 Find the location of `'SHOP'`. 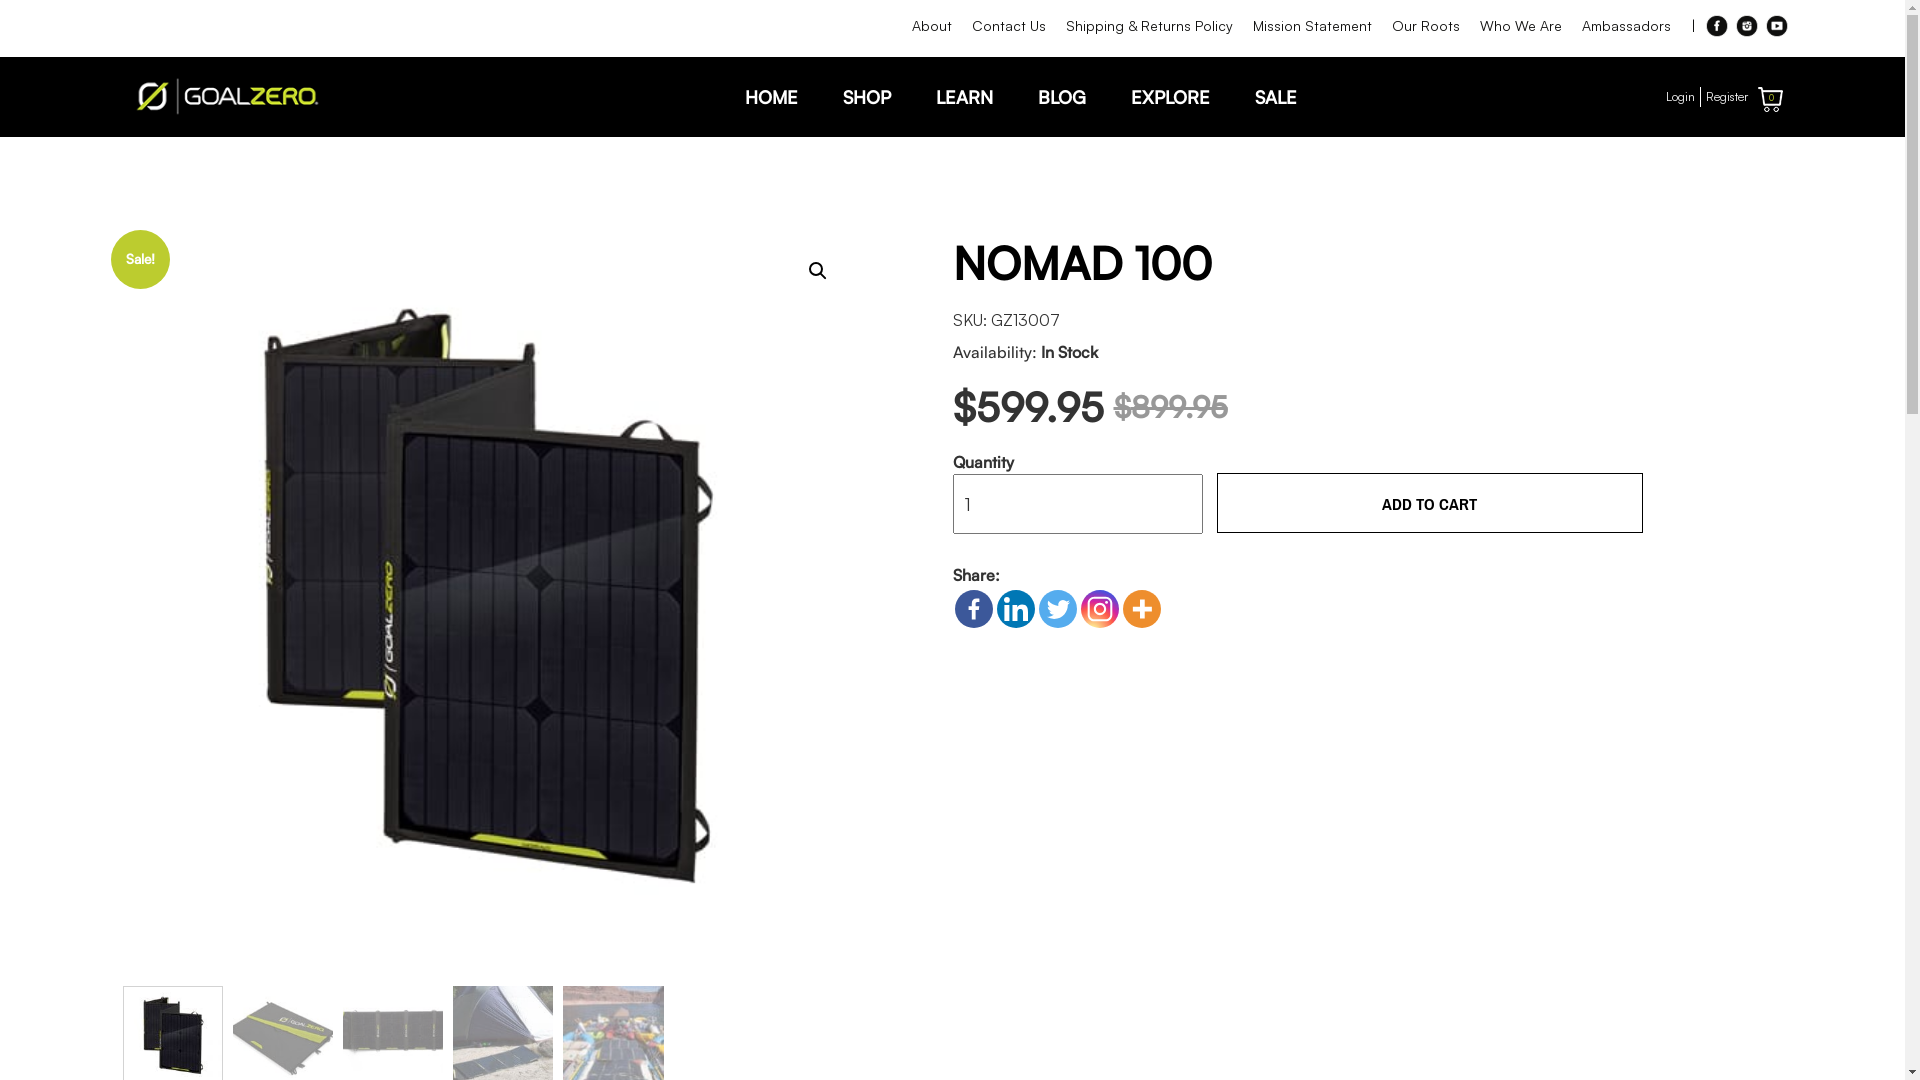

'SHOP' is located at coordinates (865, 96).